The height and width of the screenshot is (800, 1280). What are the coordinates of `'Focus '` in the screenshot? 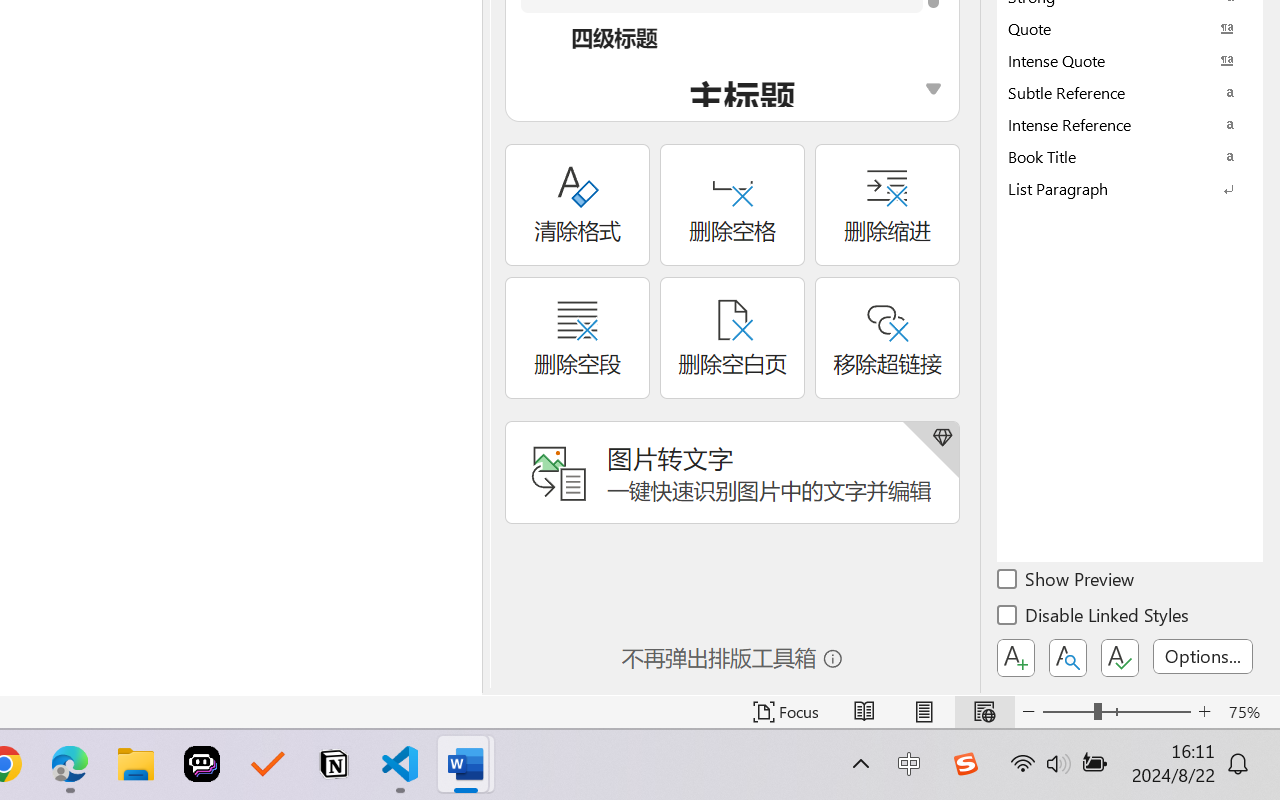 It's located at (785, 711).